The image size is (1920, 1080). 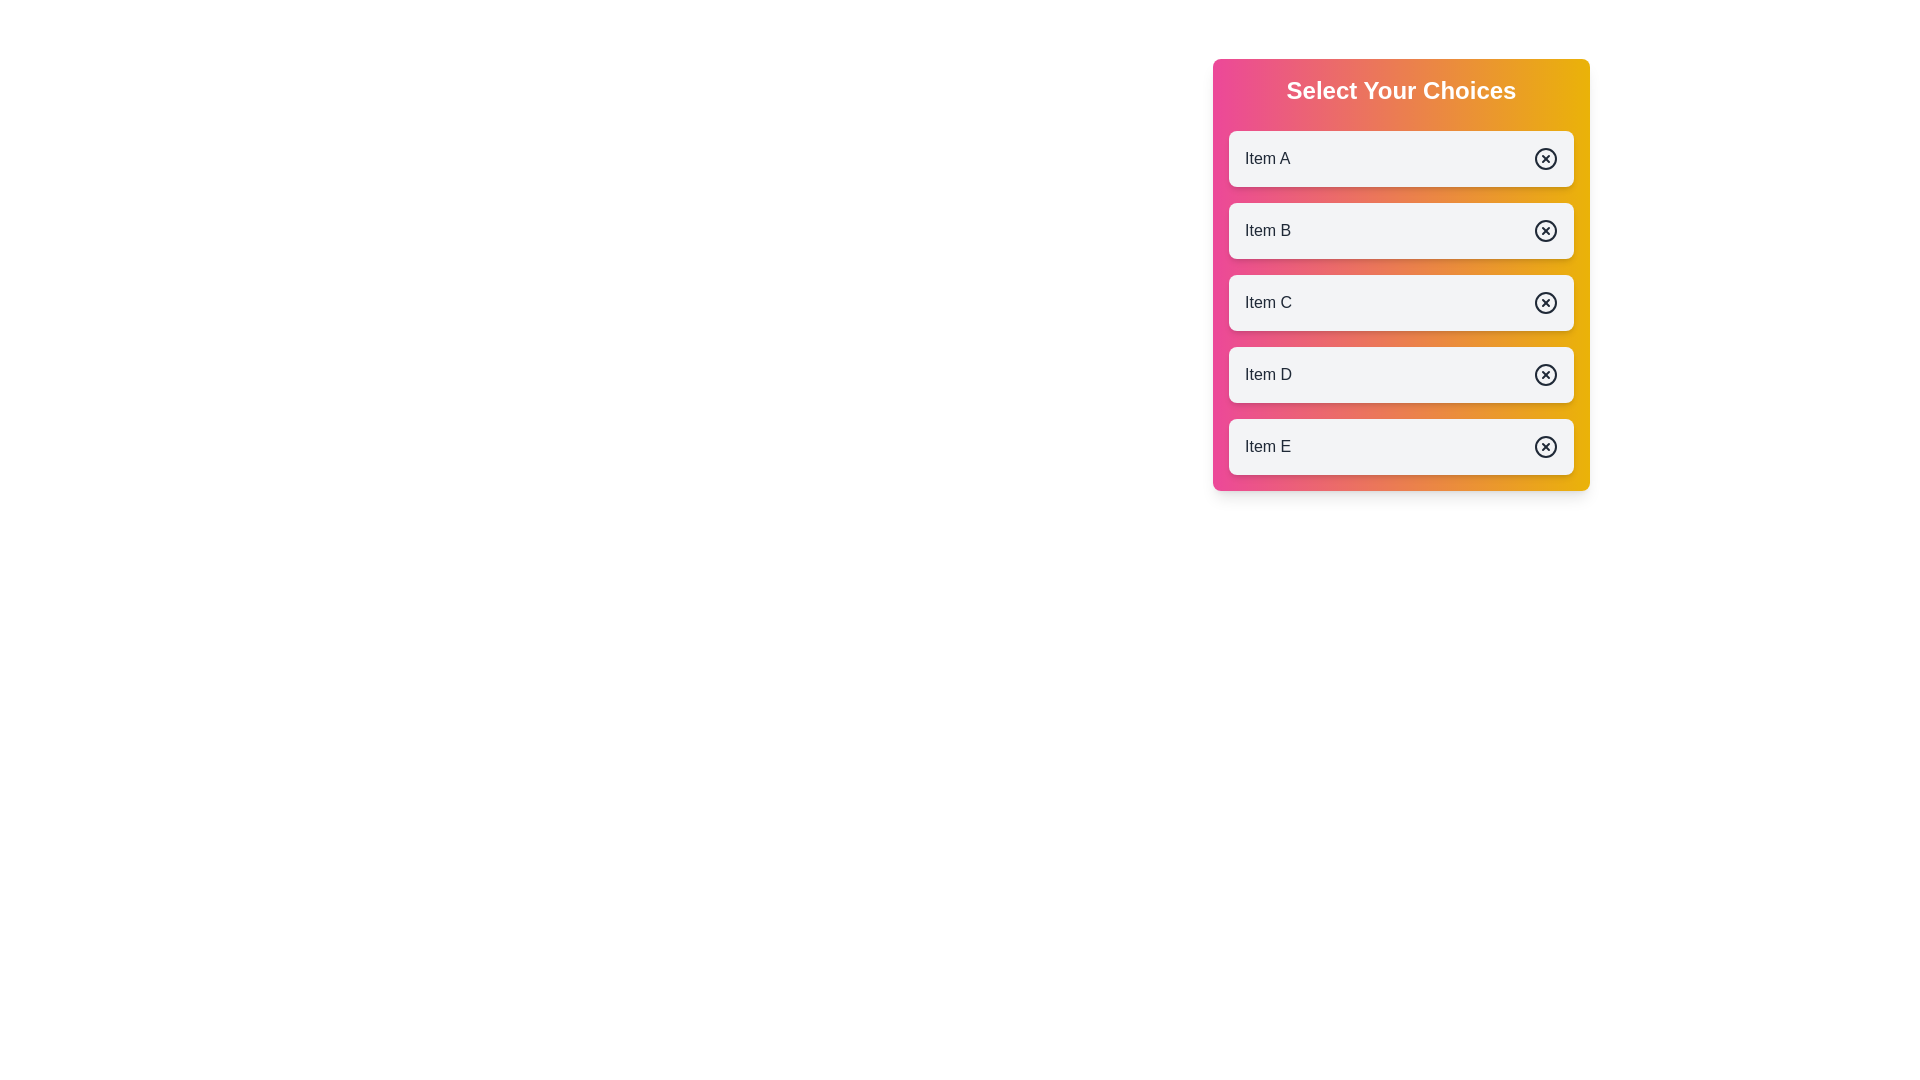 I want to click on the button labeled Item E to observe the animation, so click(x=1400, y=446).